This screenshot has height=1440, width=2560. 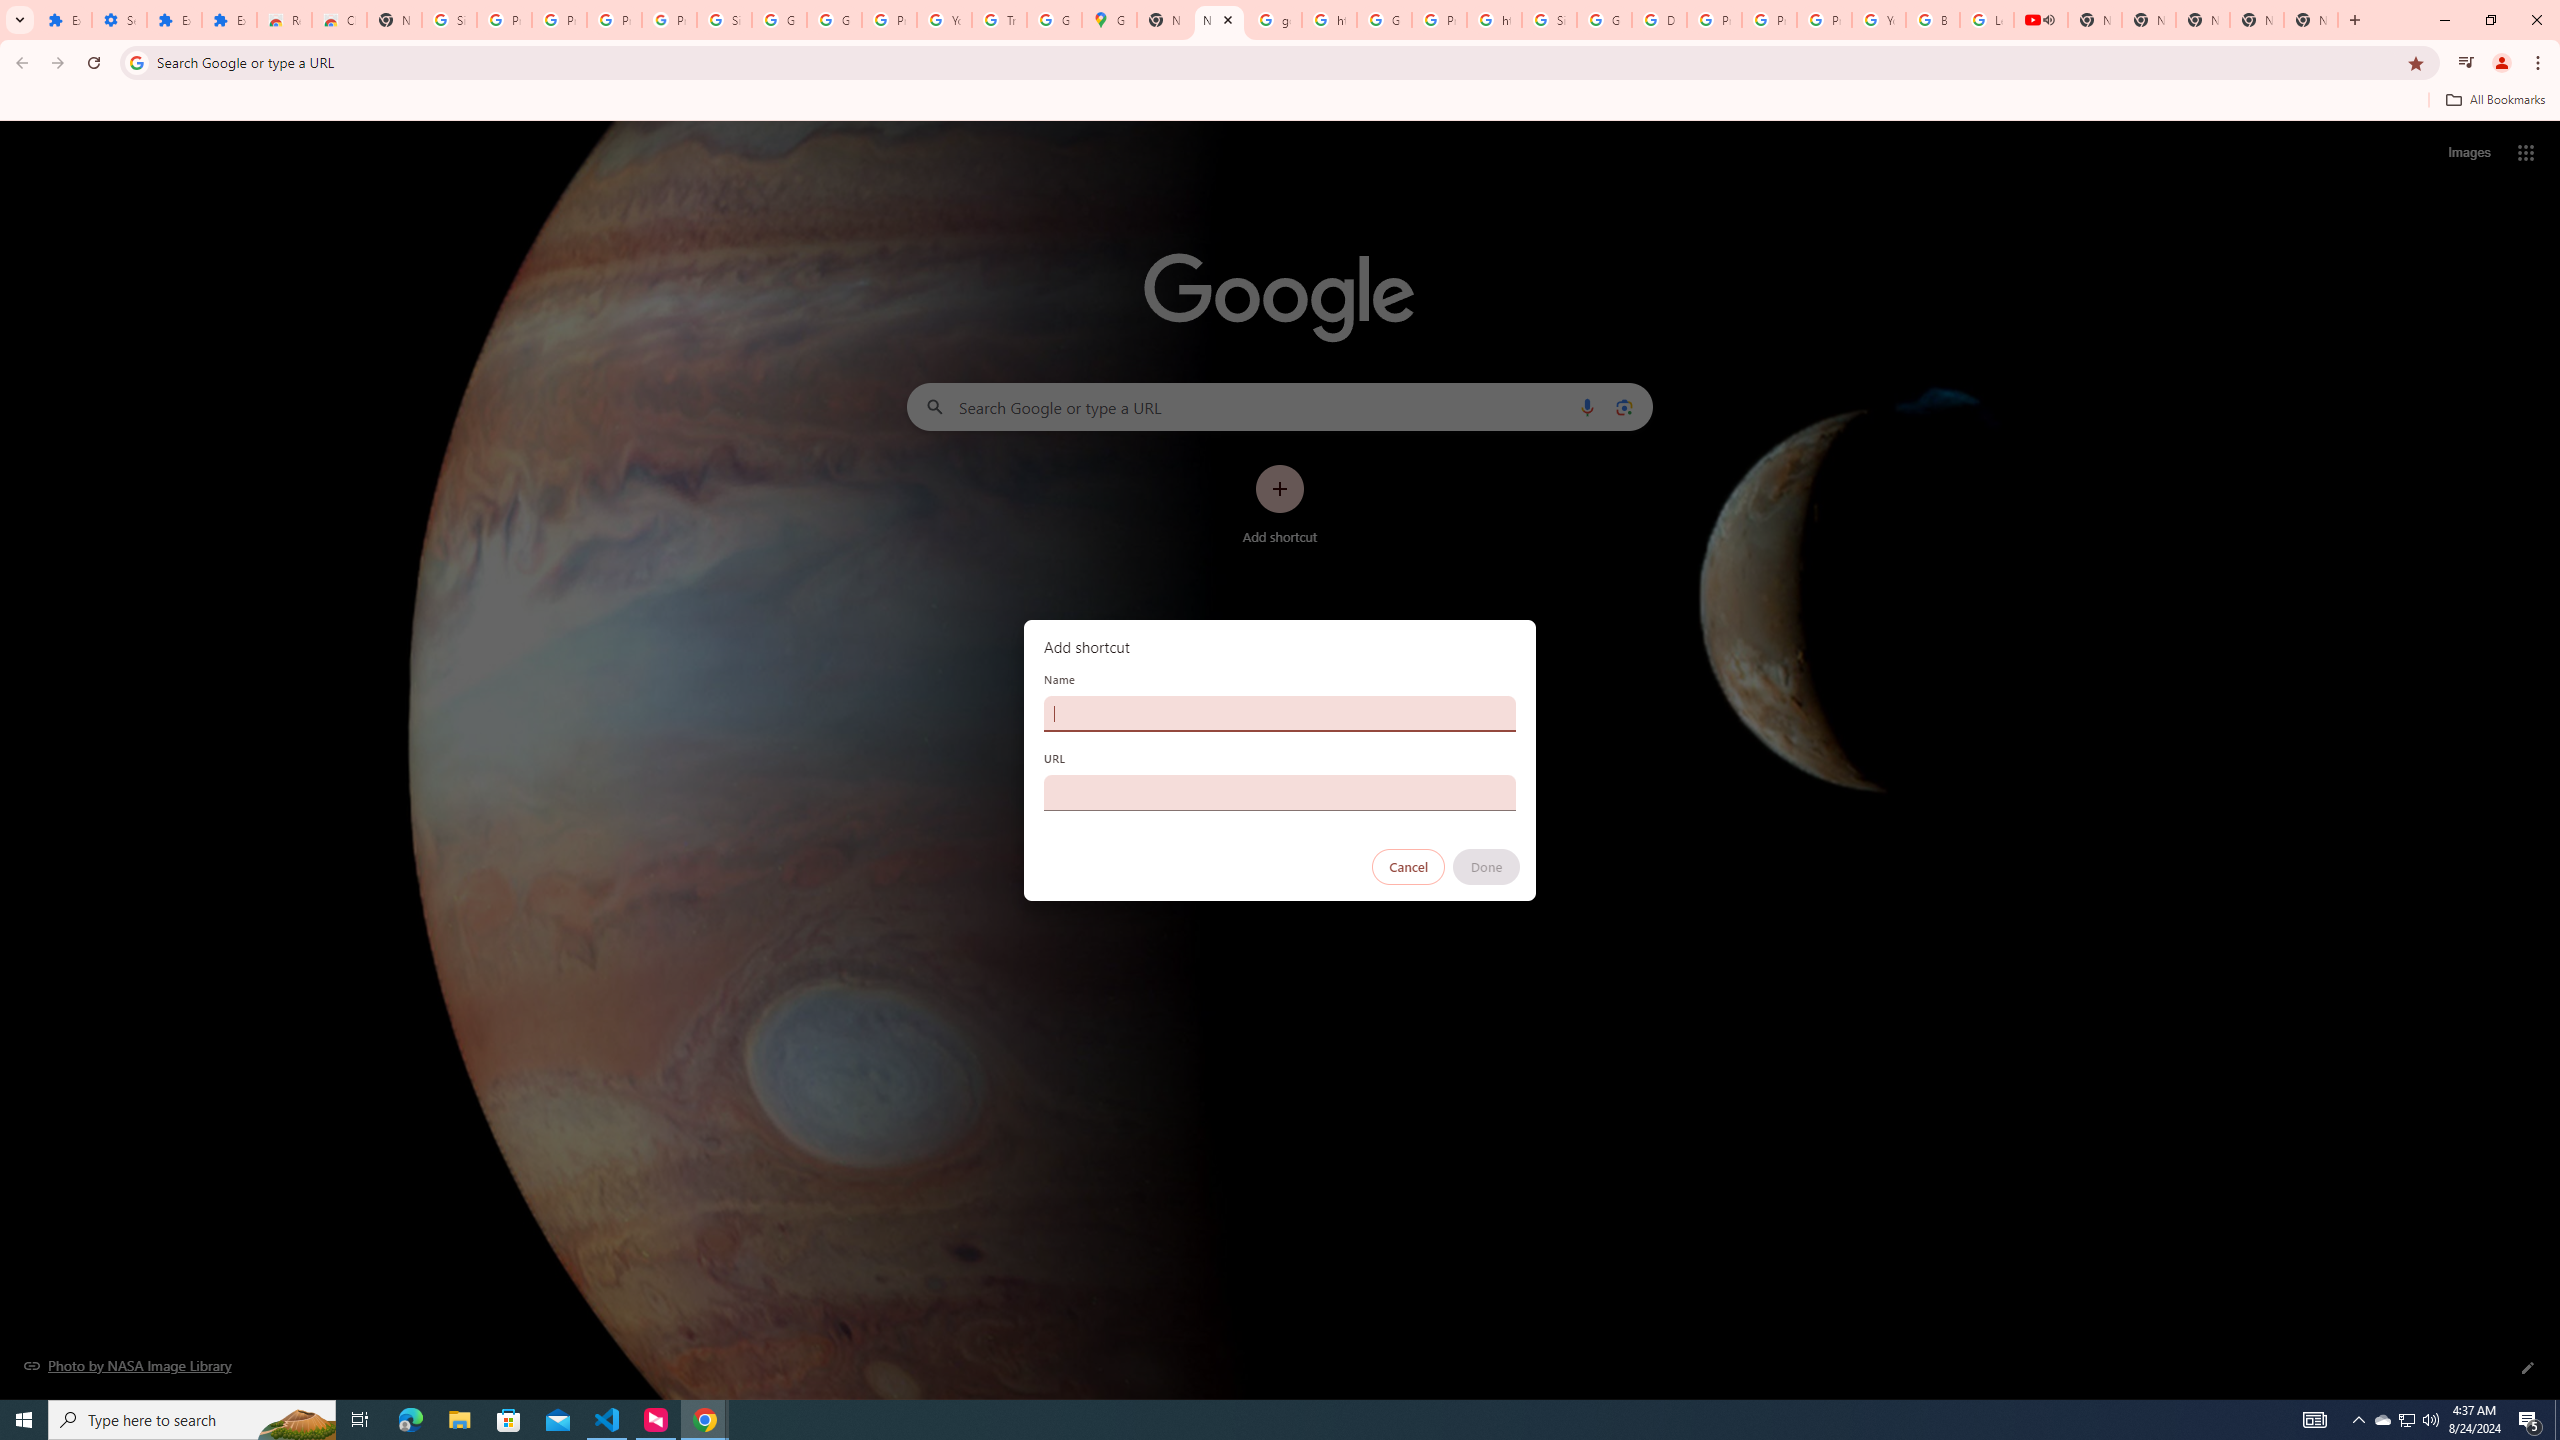 What do you see at coordinates (1487, 866) in the screenshot?
I see `'Done'` at bounding box center [1487, 866].